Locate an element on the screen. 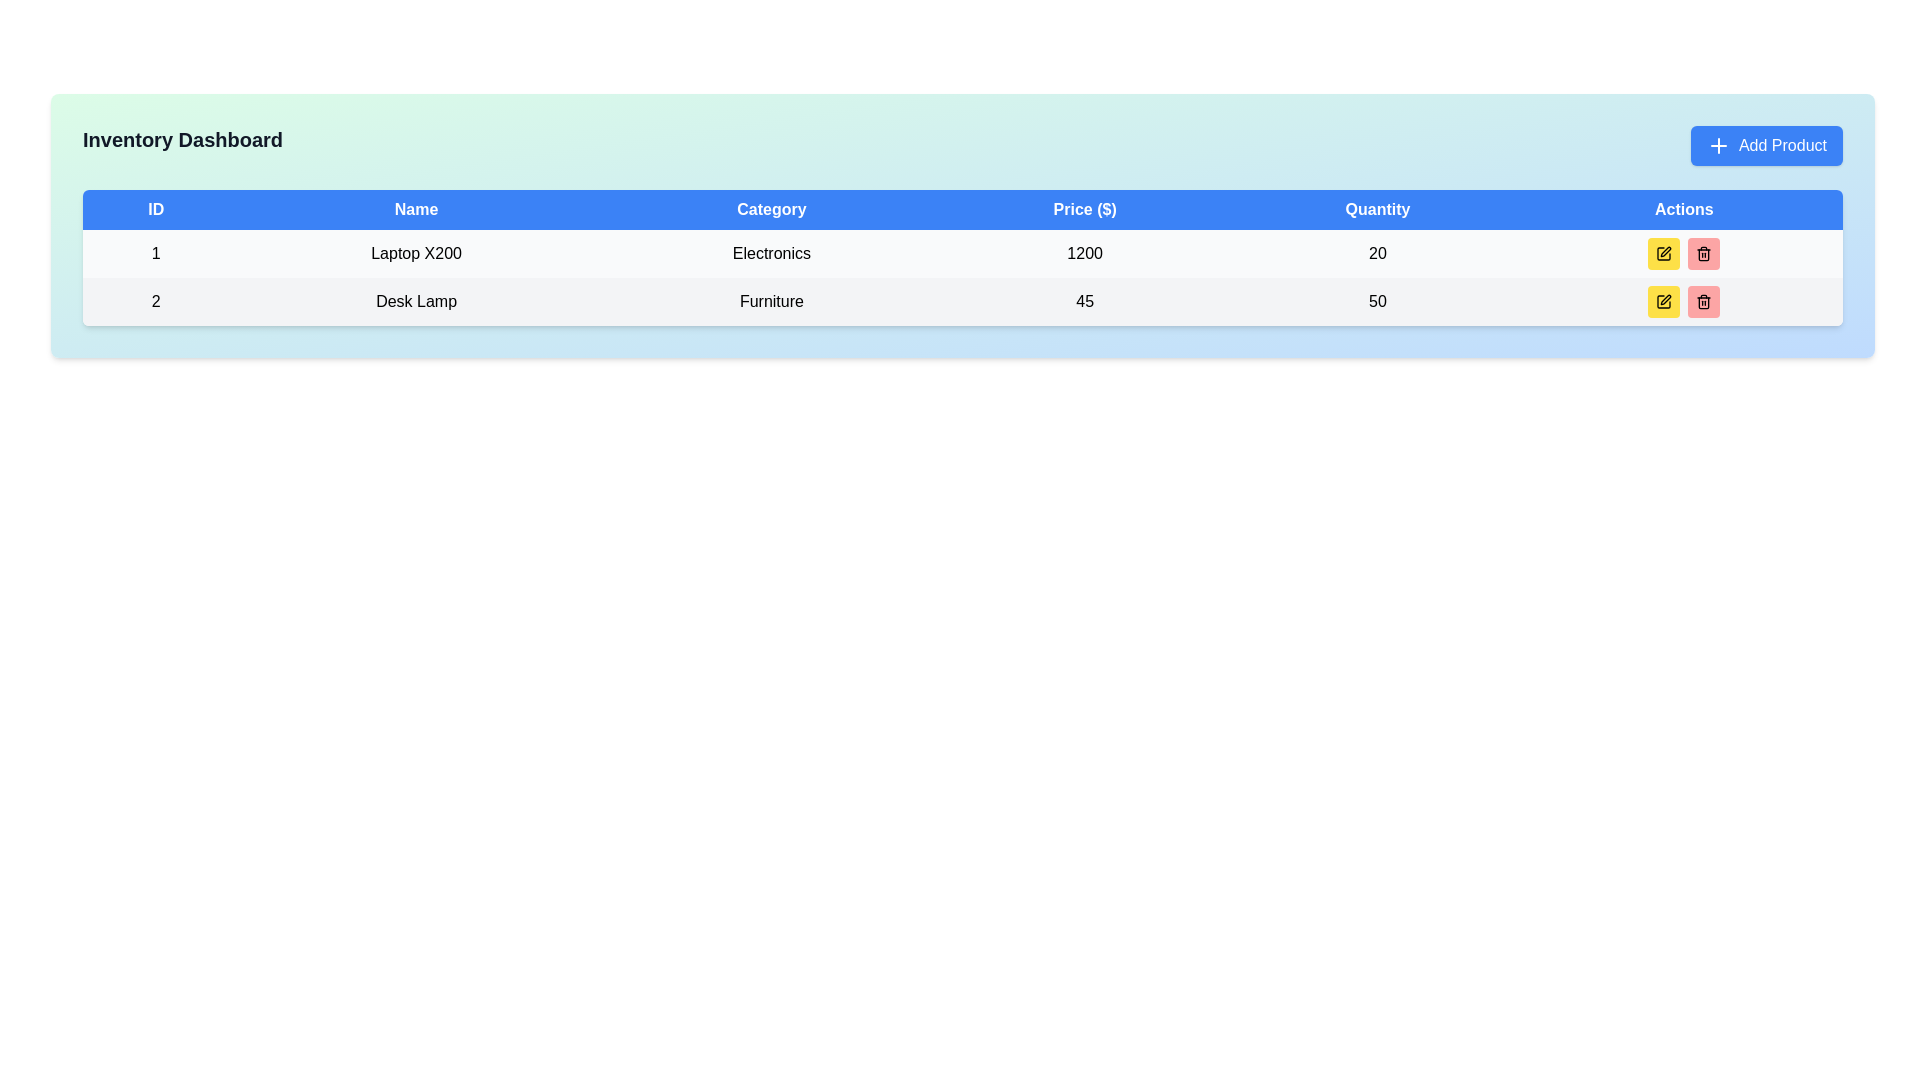  the trash can icon in the 'Actions' column of the second row of the table is located at coordinates (1703, 301).